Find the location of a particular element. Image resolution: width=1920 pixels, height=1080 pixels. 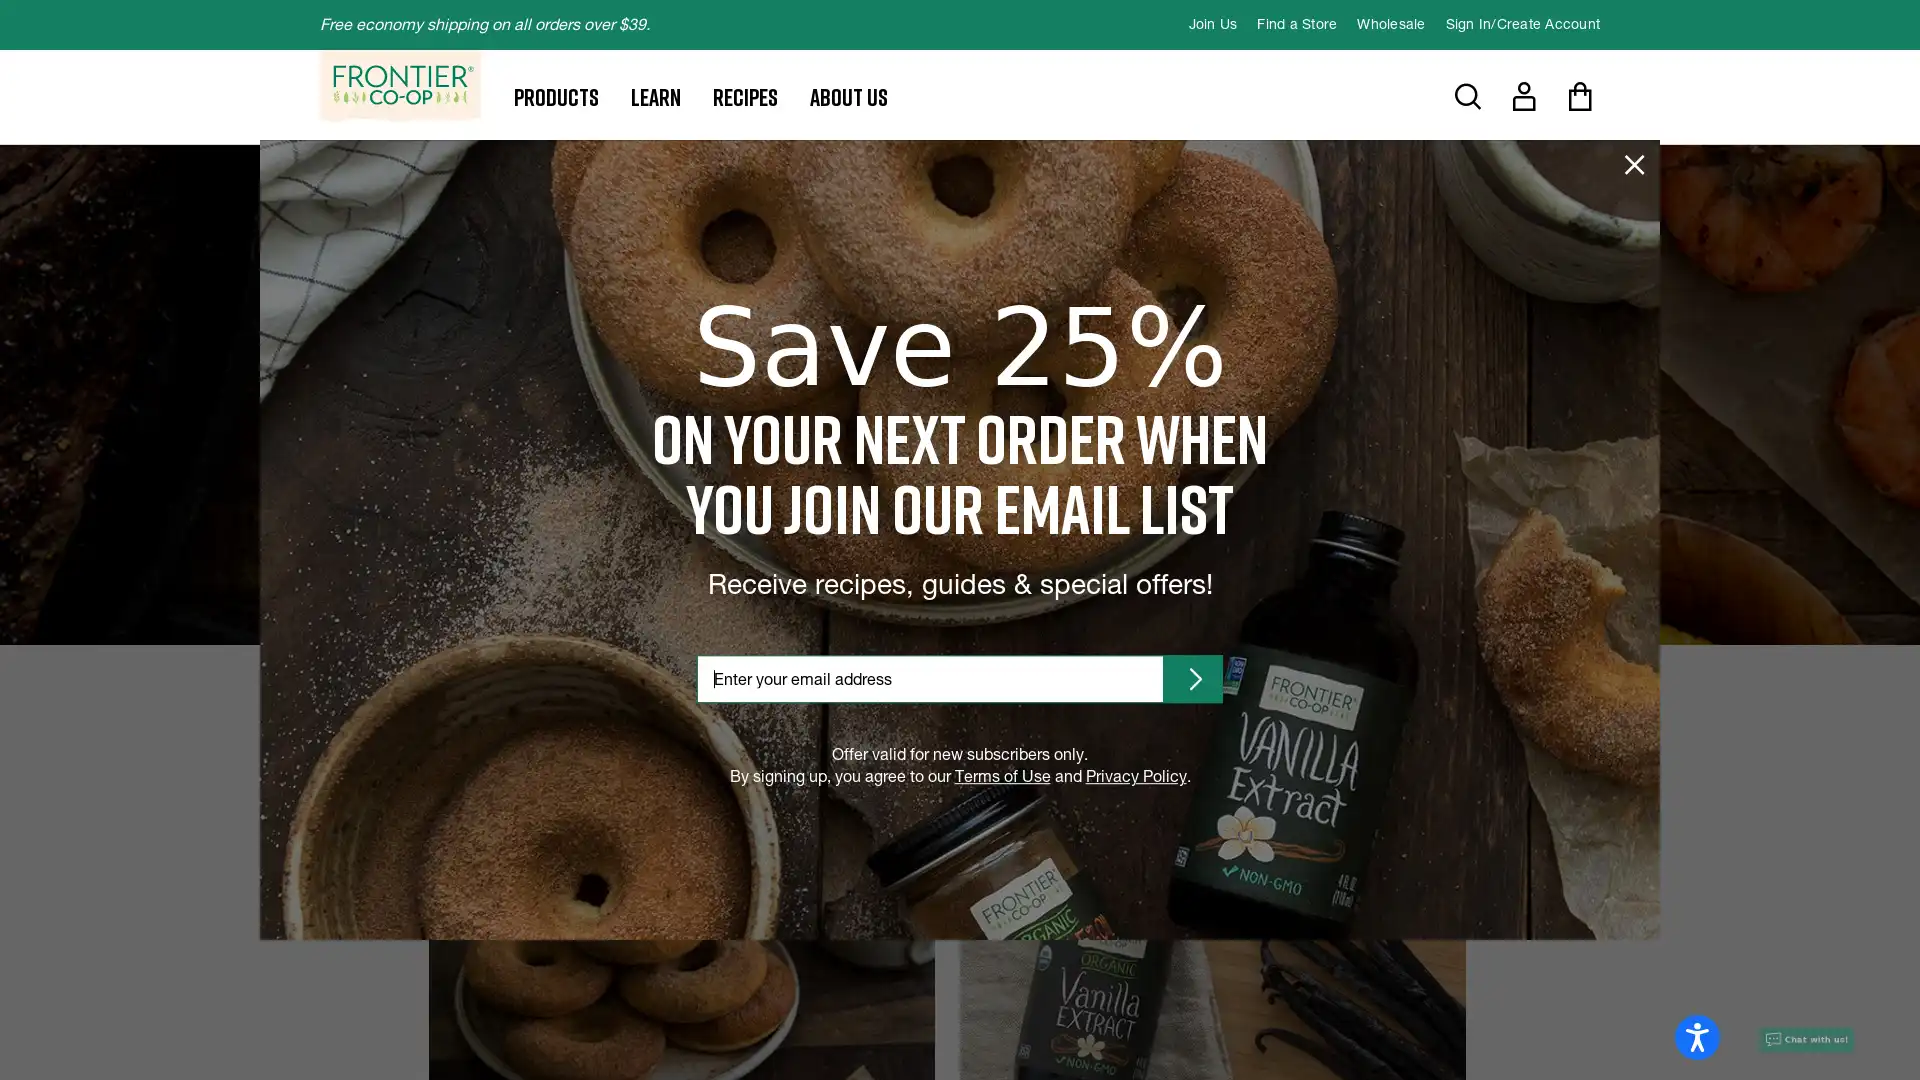

Learn is located at coordinates (656, 96).